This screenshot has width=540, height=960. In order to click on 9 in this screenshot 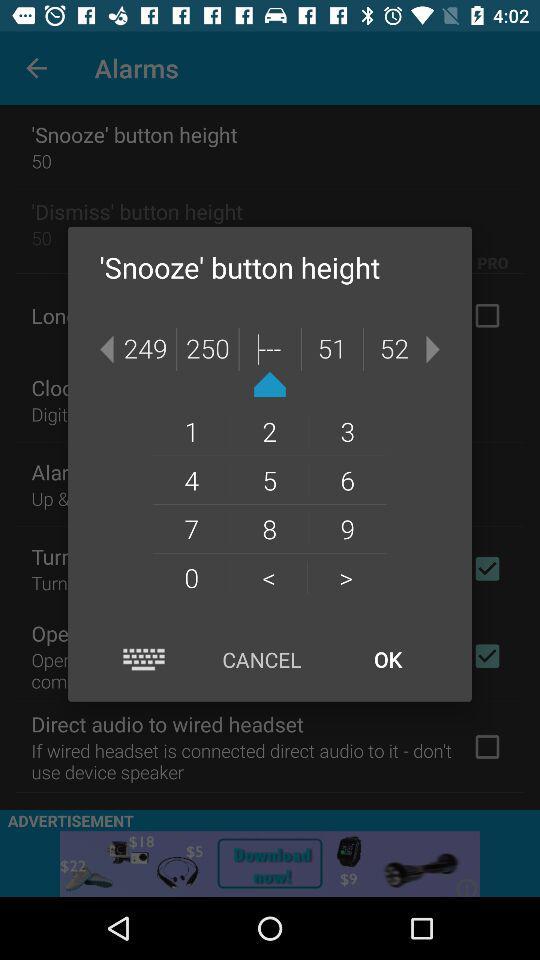, I will do `click(346, 527)`.